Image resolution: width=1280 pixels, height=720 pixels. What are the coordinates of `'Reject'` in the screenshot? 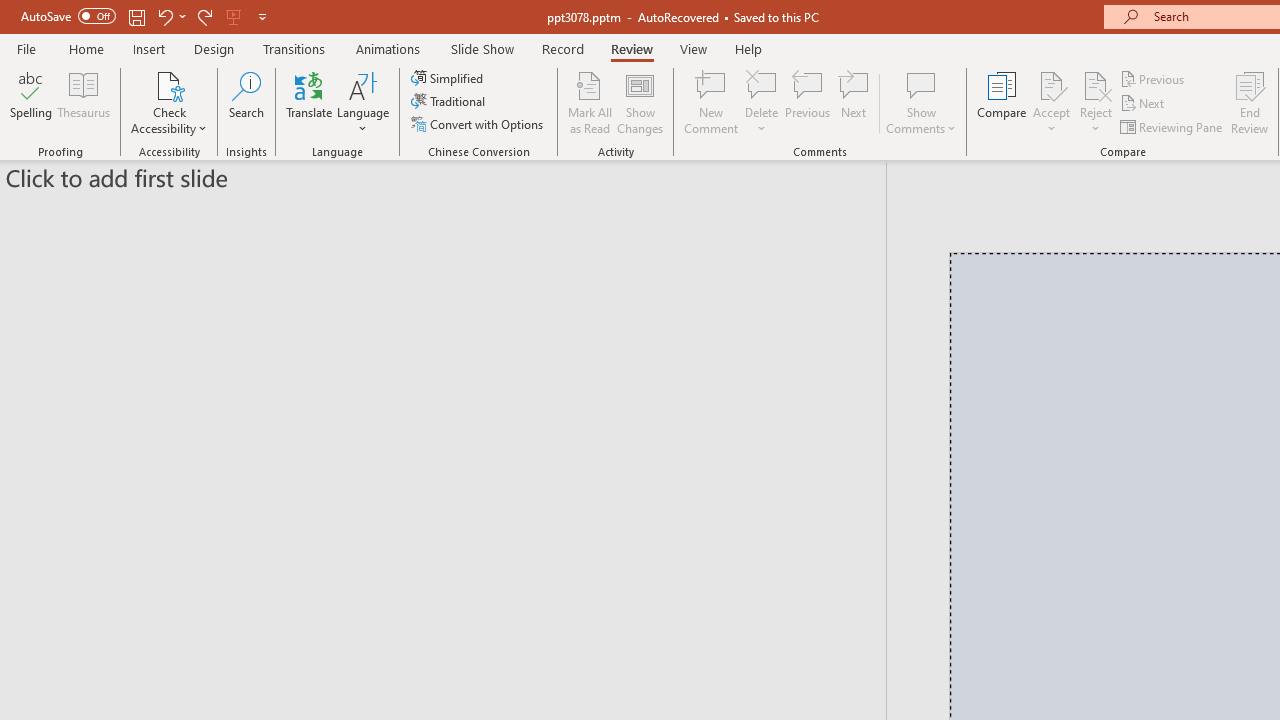 It's located at (1095, 103).